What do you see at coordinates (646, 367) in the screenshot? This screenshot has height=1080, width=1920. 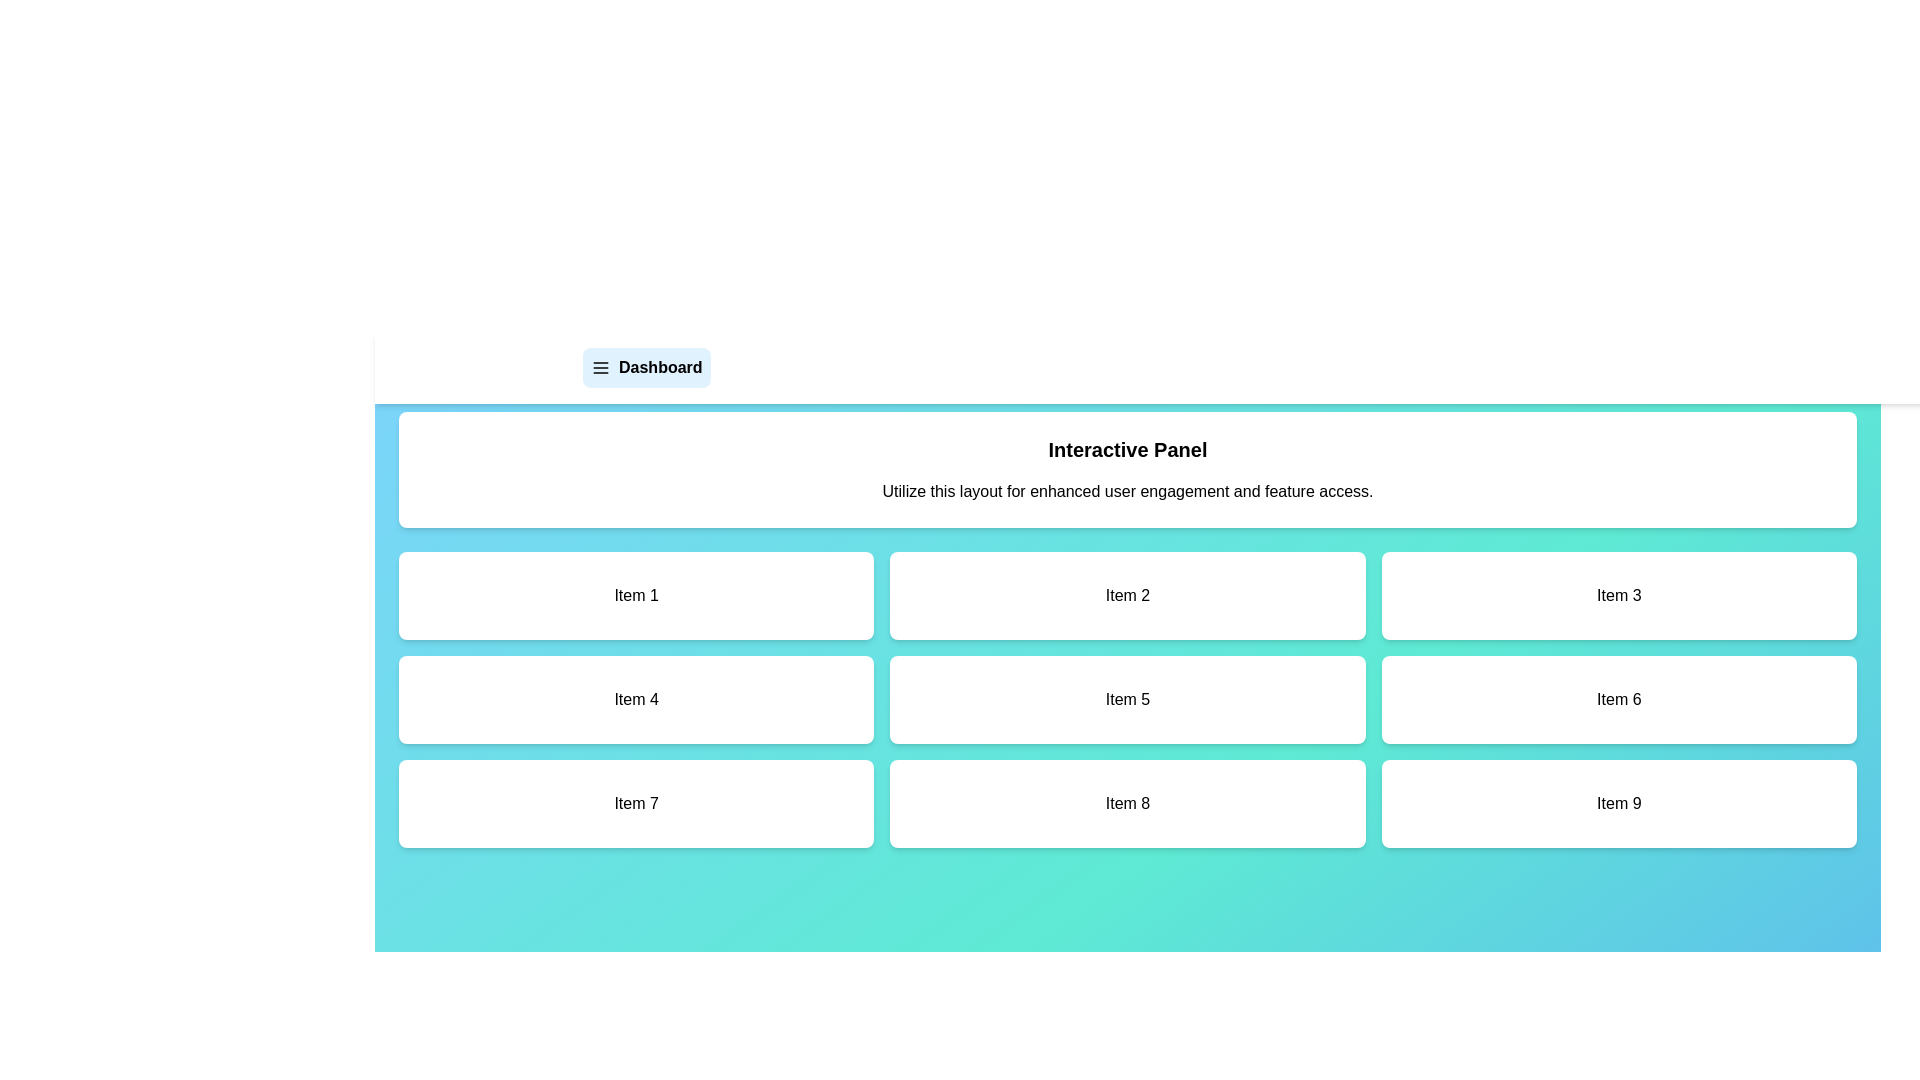 I see `the 'Dashboard' button` at bounding box center [646, 367].